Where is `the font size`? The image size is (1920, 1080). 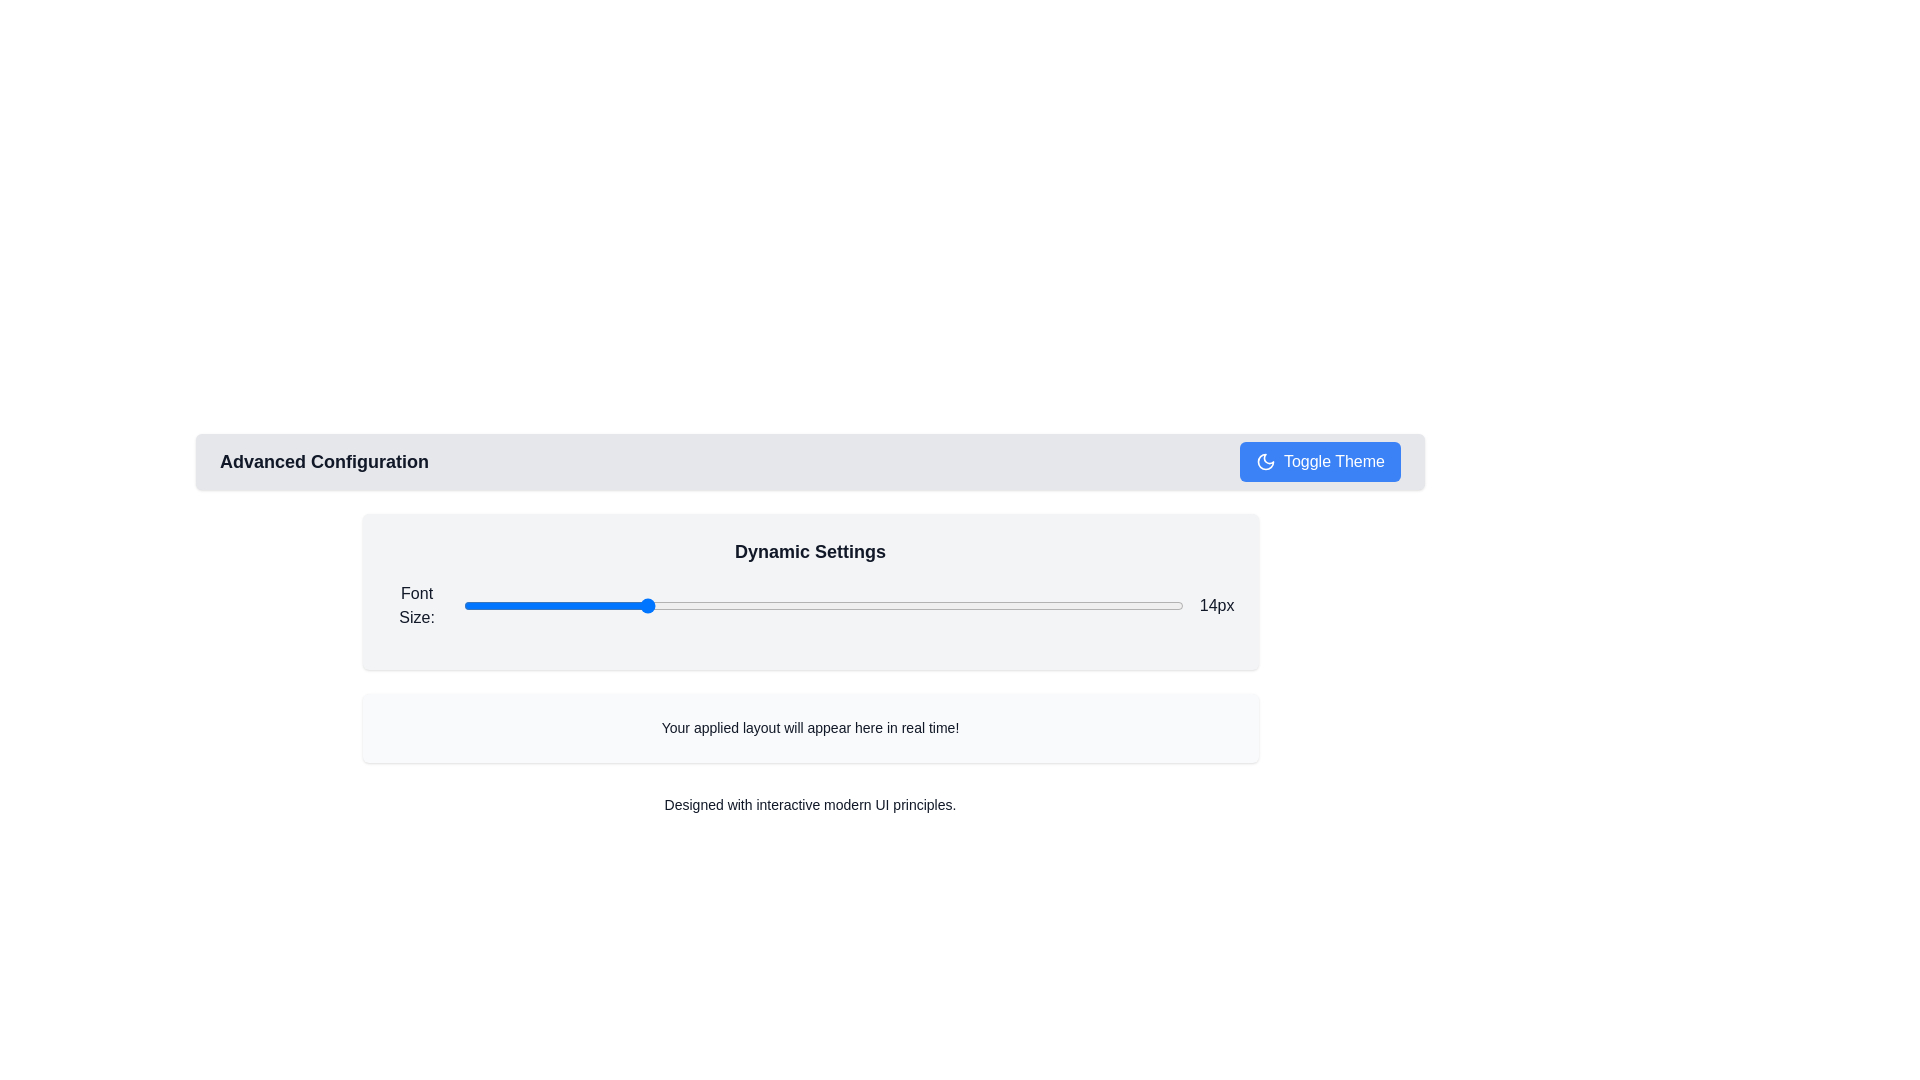
the font size is located at coordinates (462, 604).